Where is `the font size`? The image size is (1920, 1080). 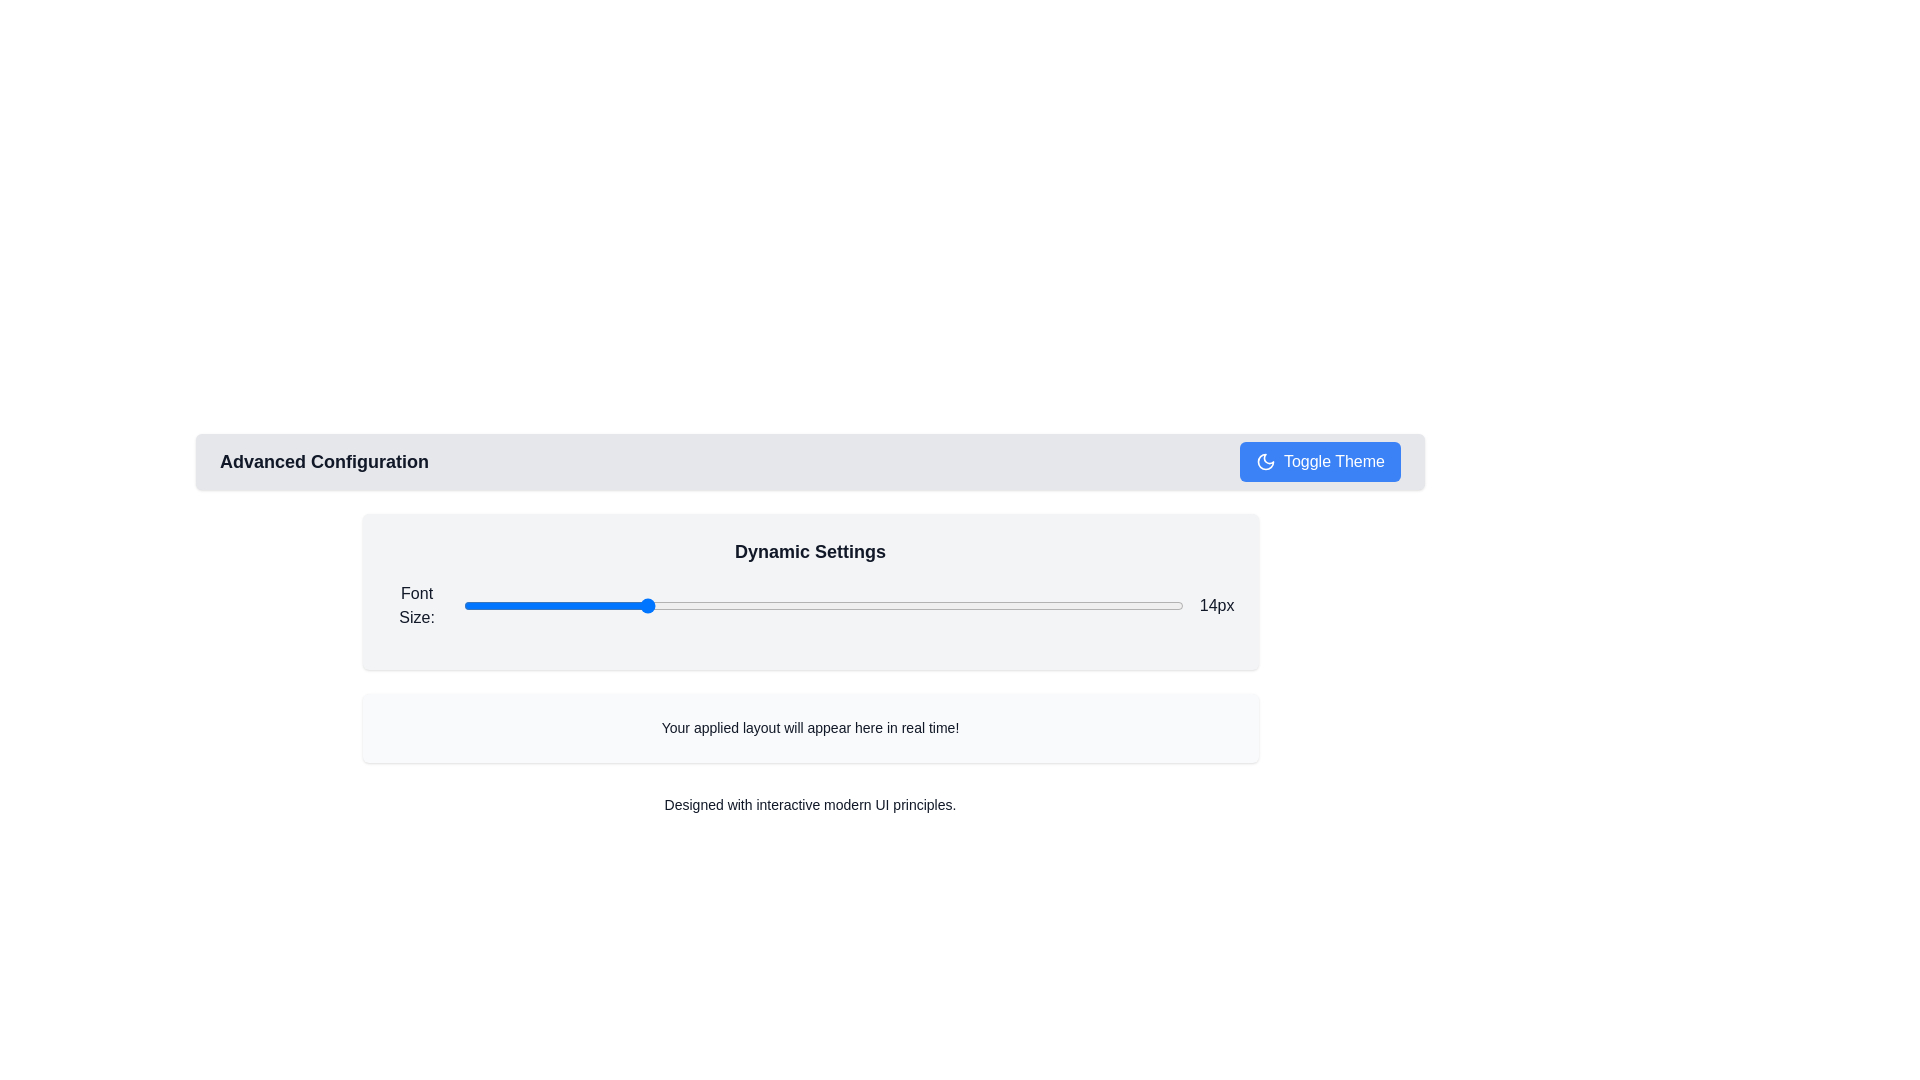
the font size is located at coordinates (462, 604).